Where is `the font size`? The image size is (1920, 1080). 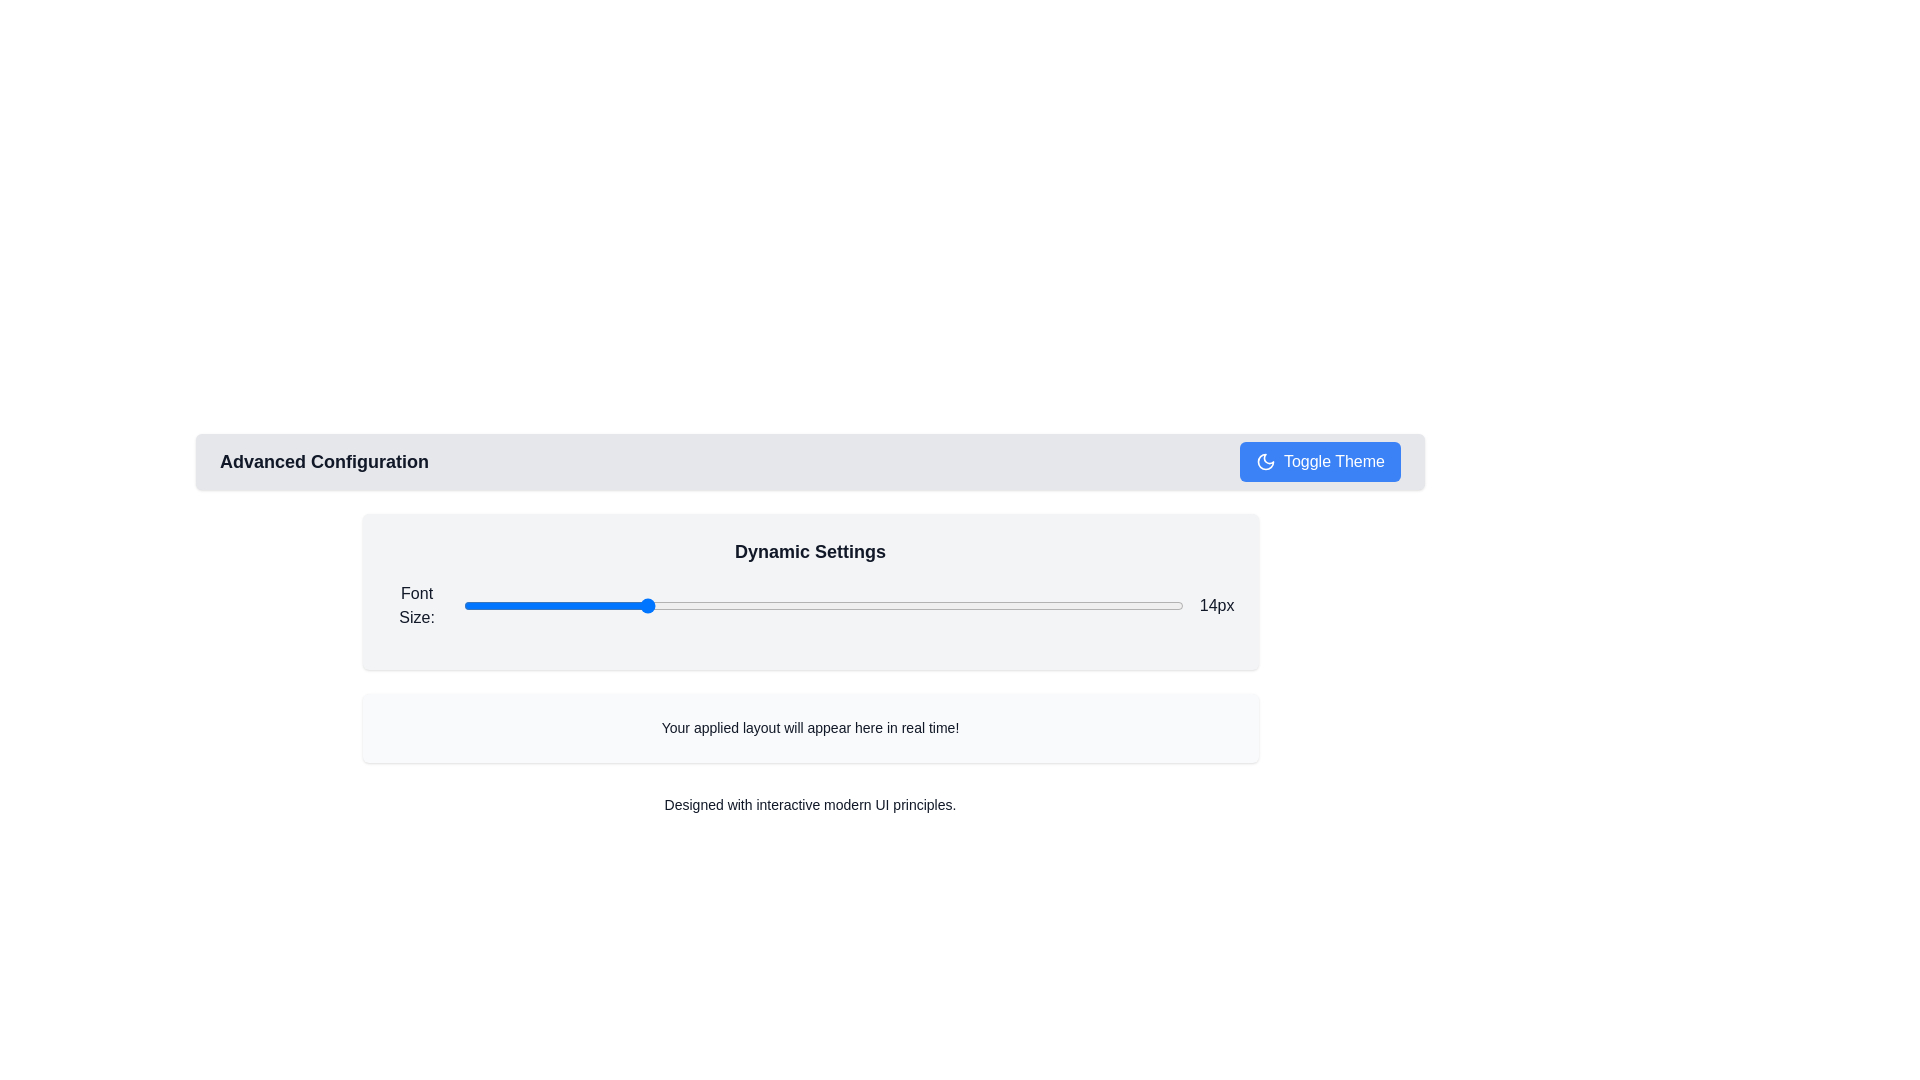
the font size is located at coordinates (462, 604).